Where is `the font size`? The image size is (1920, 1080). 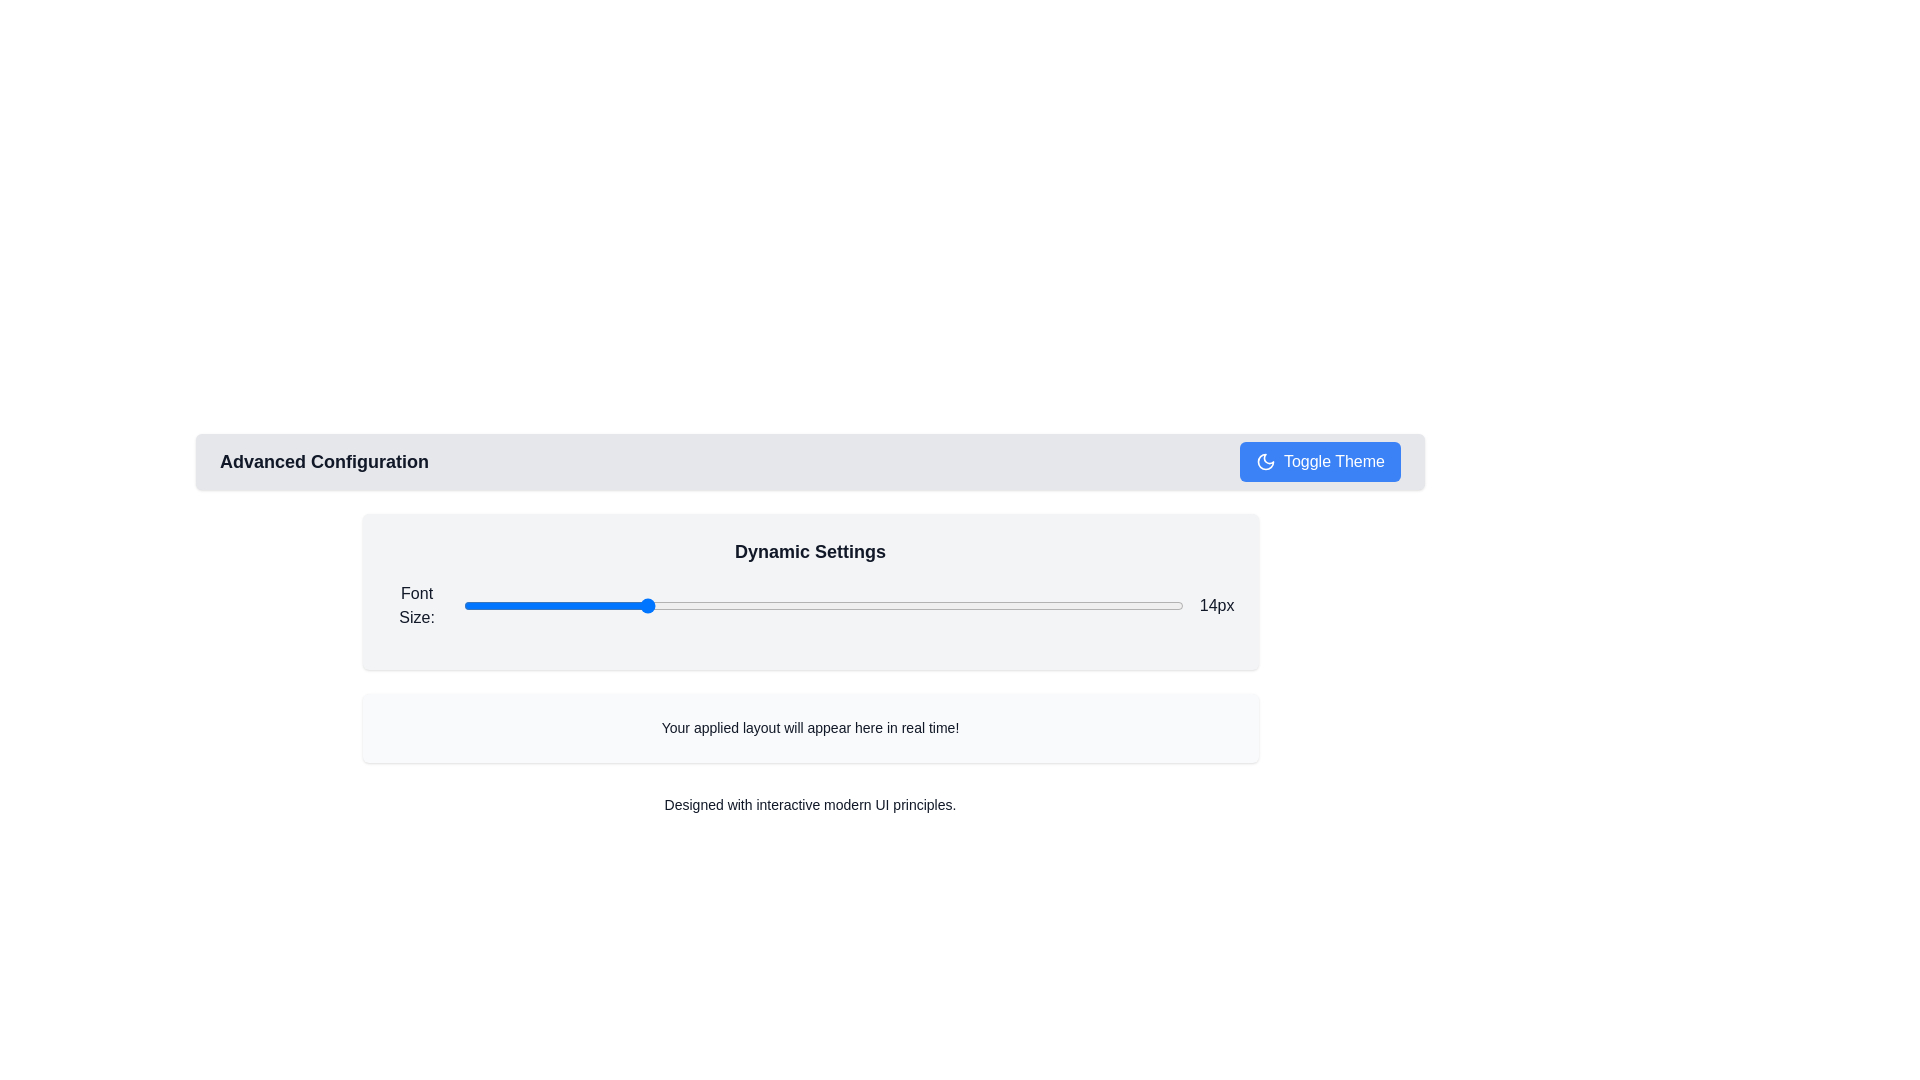
the font size is located at coordinates (462, 604).